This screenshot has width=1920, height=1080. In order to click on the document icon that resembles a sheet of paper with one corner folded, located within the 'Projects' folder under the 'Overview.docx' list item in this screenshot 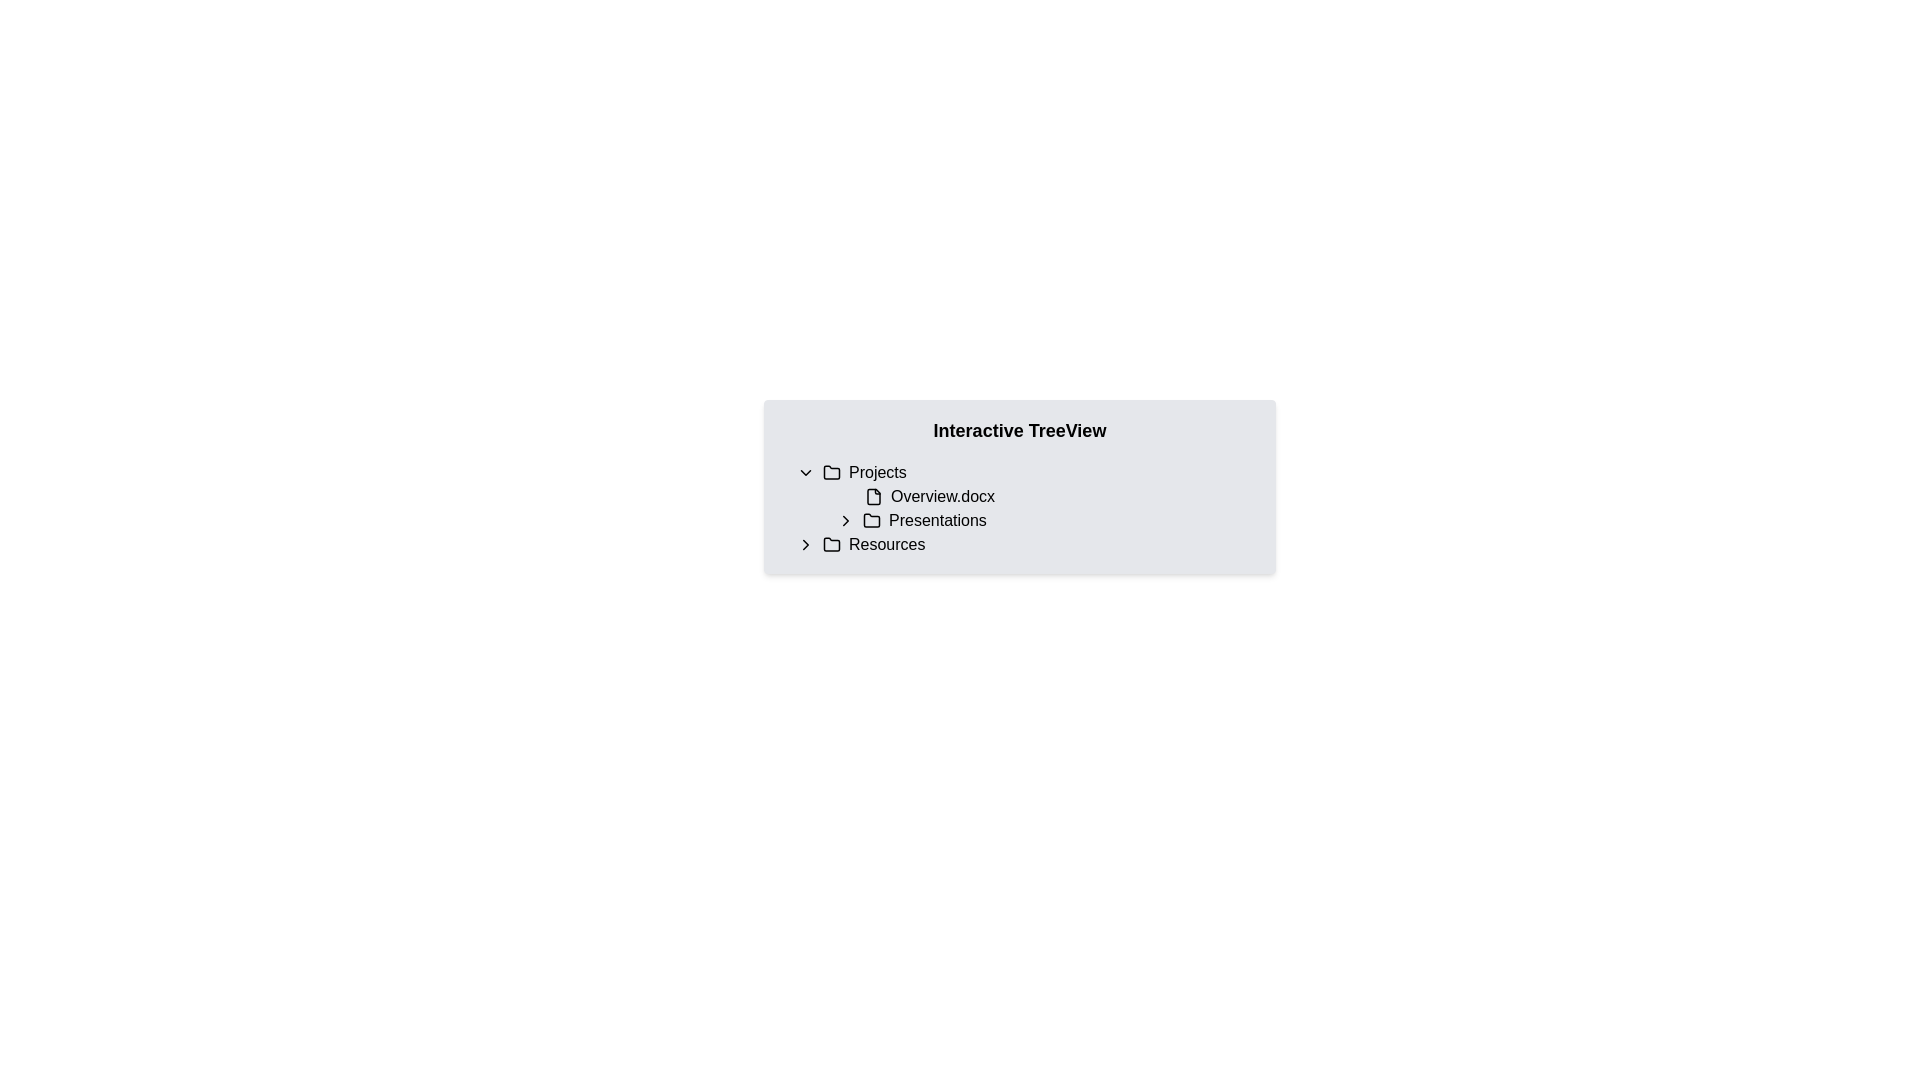, I will do `click(873, 496)`.